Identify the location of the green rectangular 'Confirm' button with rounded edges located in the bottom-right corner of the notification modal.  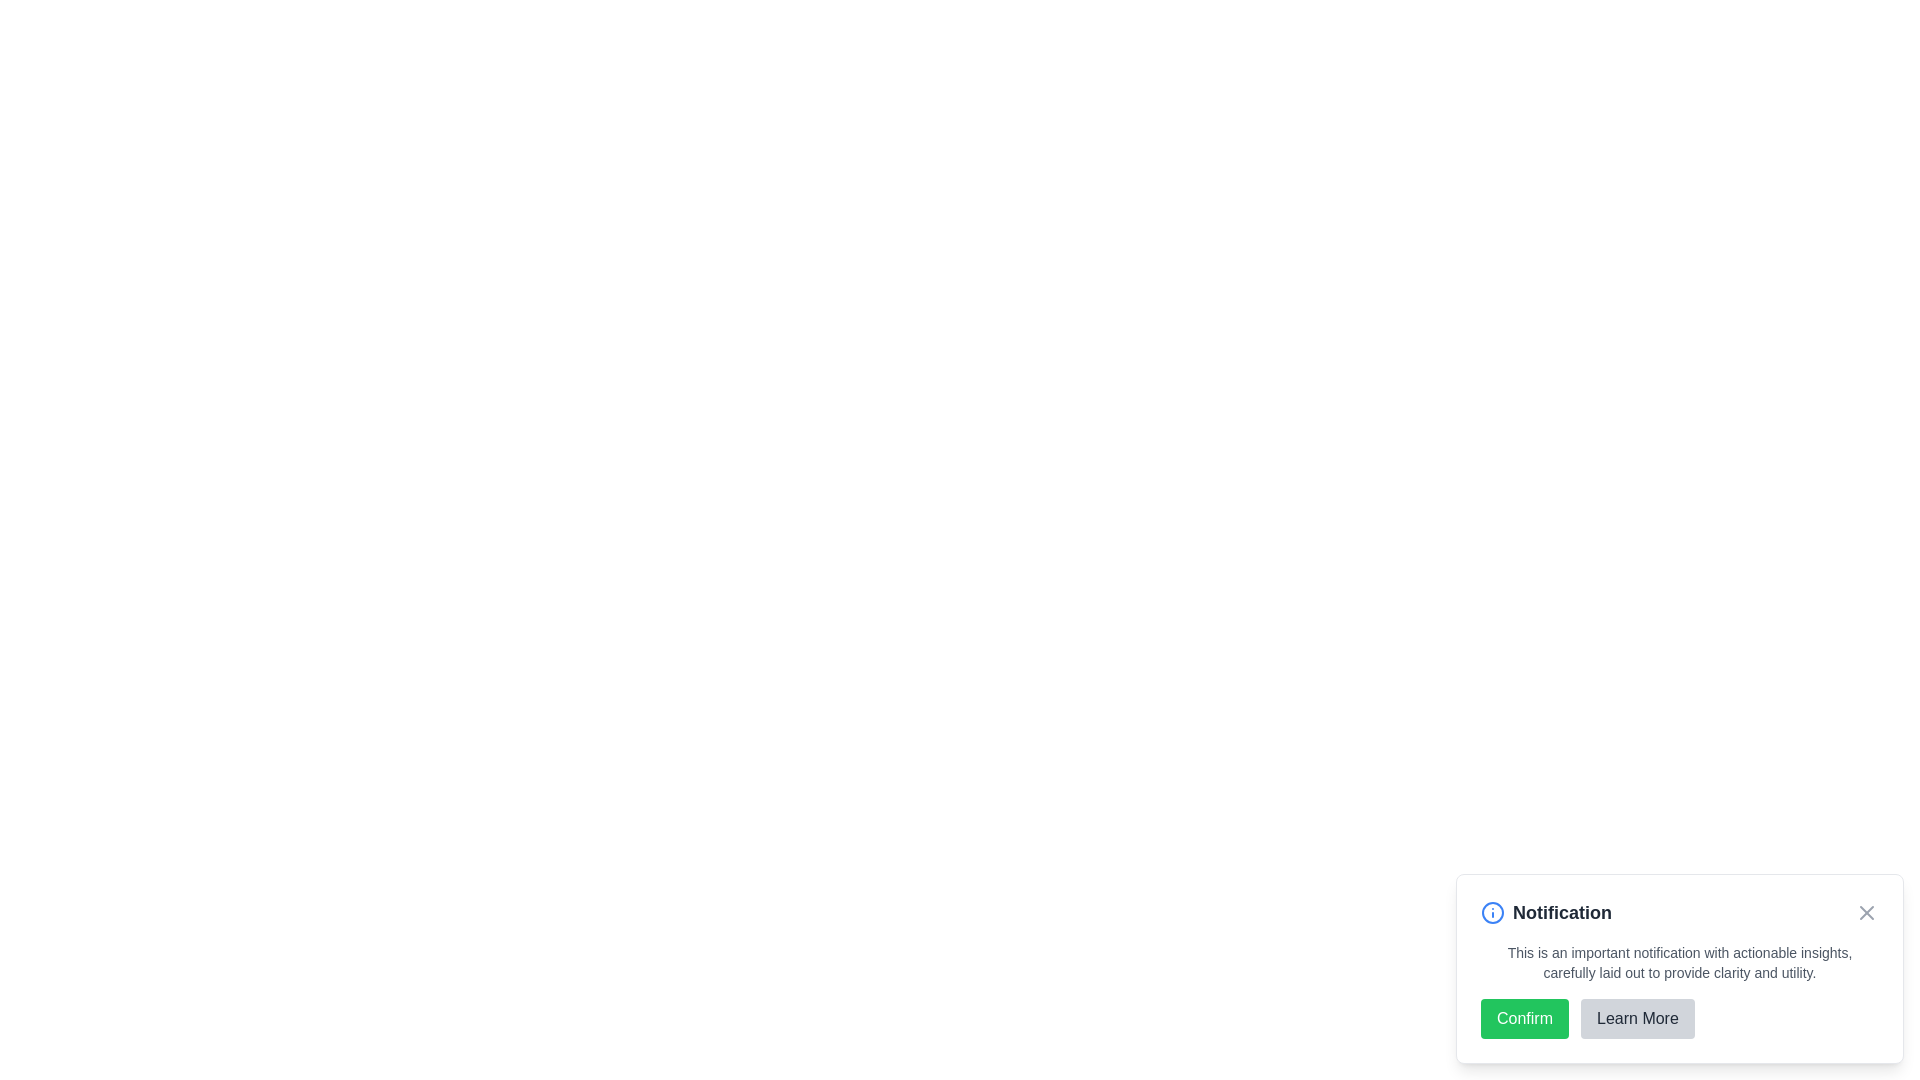
(1524, 1018).